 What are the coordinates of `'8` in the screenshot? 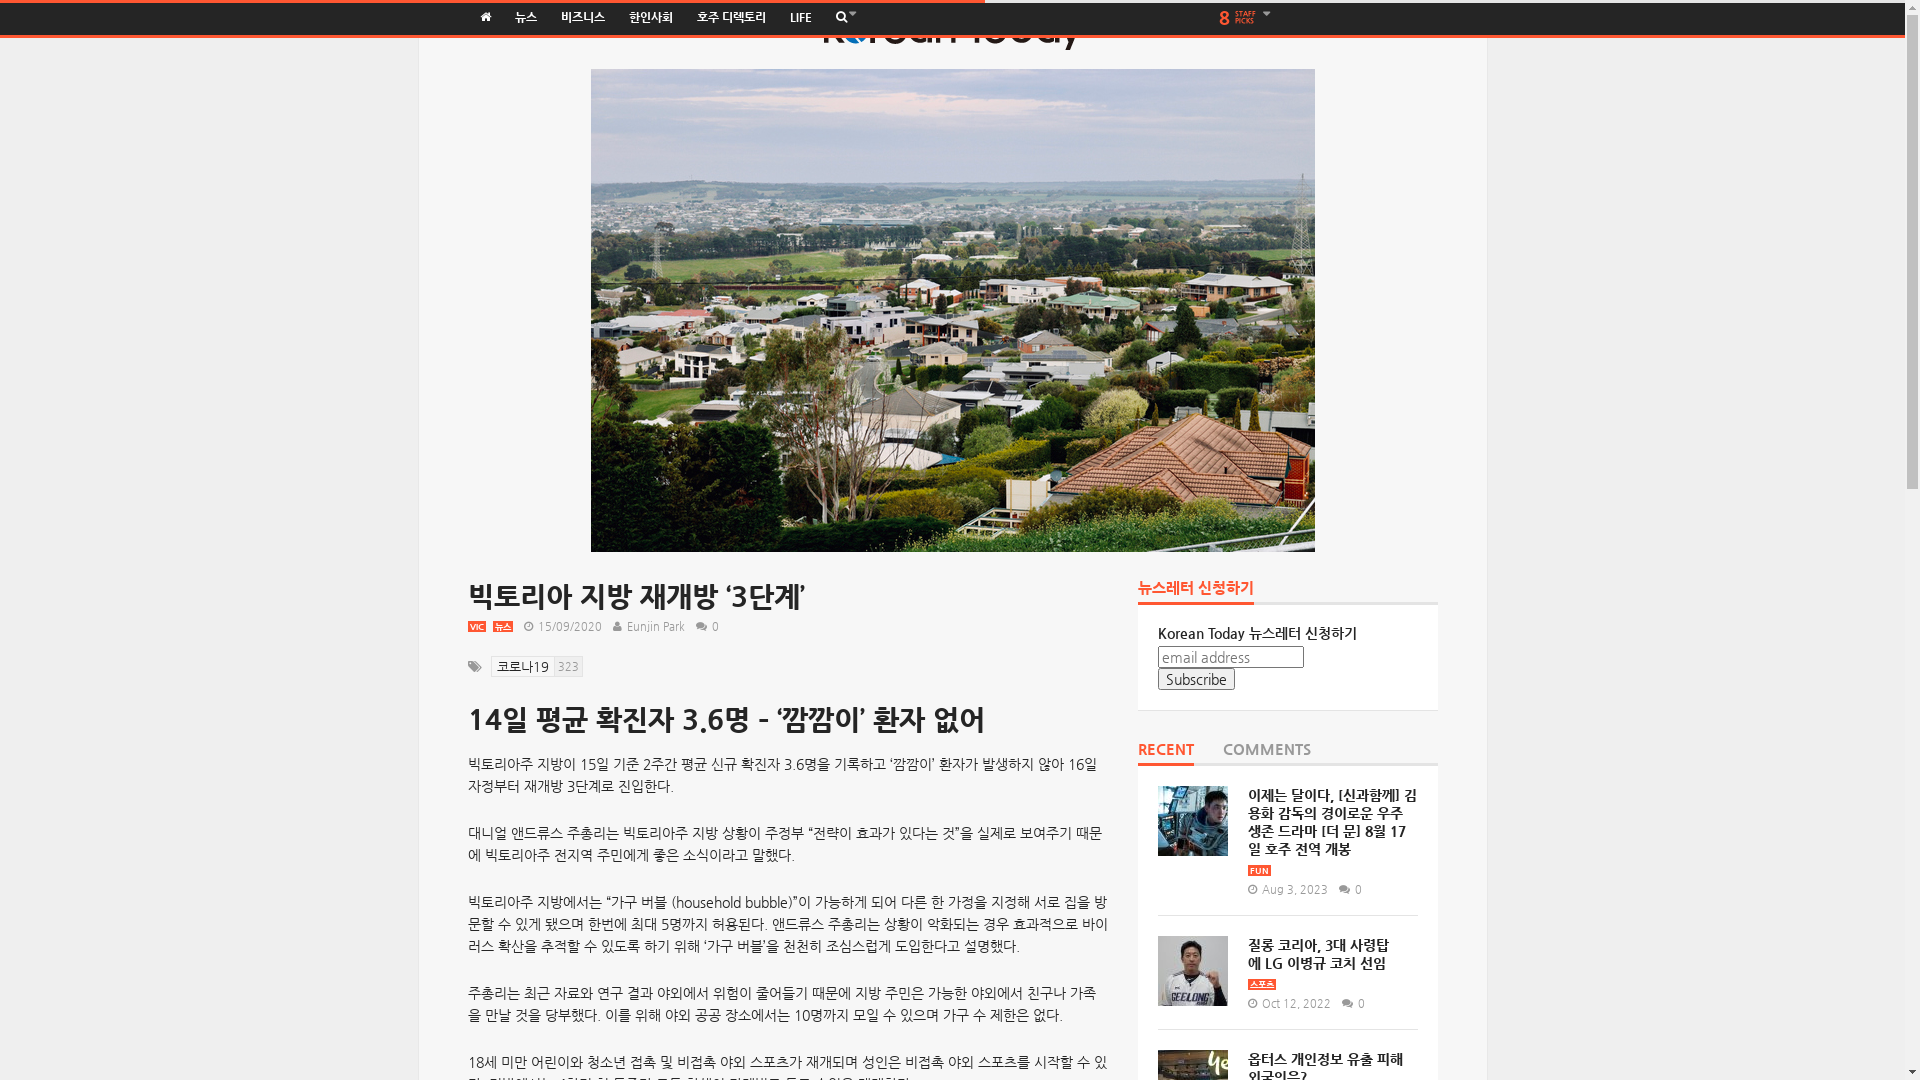 It's located at (1245, 17).